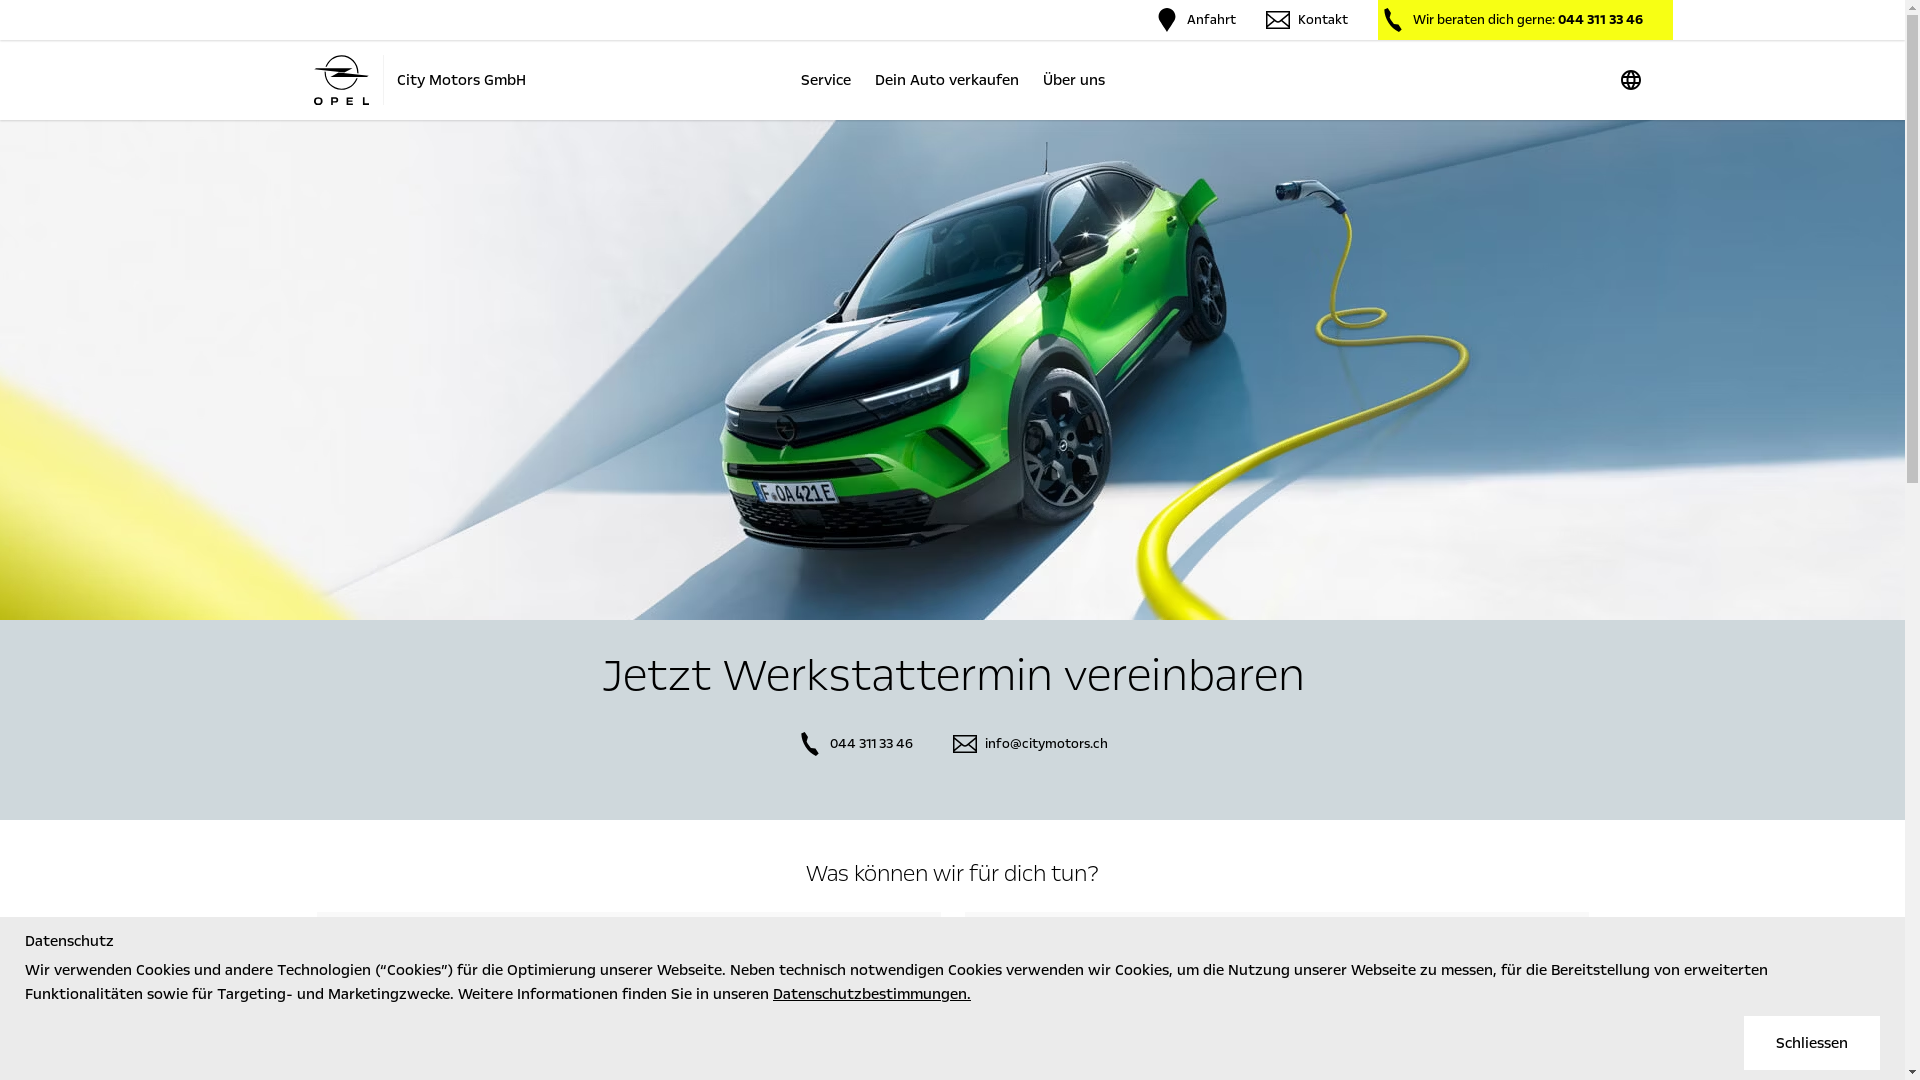 Image resolution: width=1920 pixels, height=1080 pixels. I want to click on 'So findest du uns', so click(315, 956).